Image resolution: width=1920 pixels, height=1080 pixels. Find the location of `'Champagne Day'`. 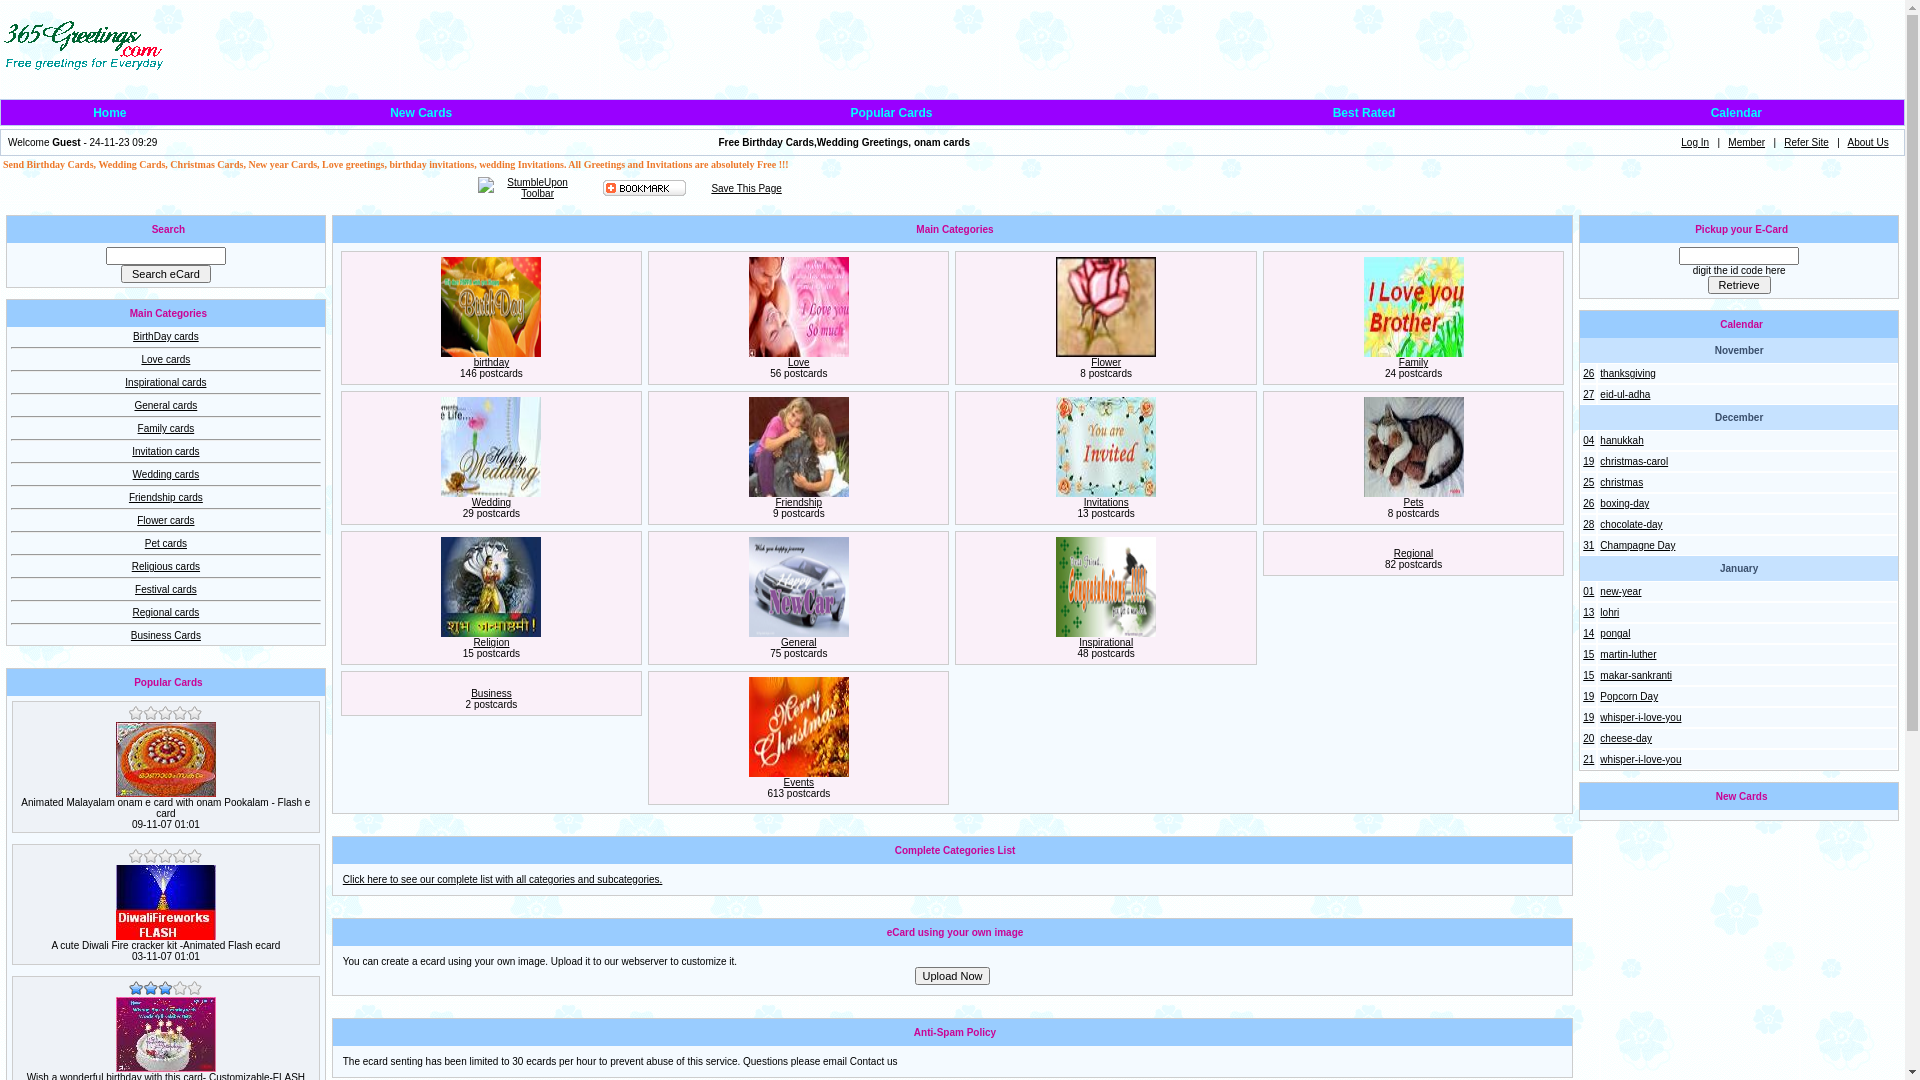

'Champagne Day' is located at coordinates (1598, 545).